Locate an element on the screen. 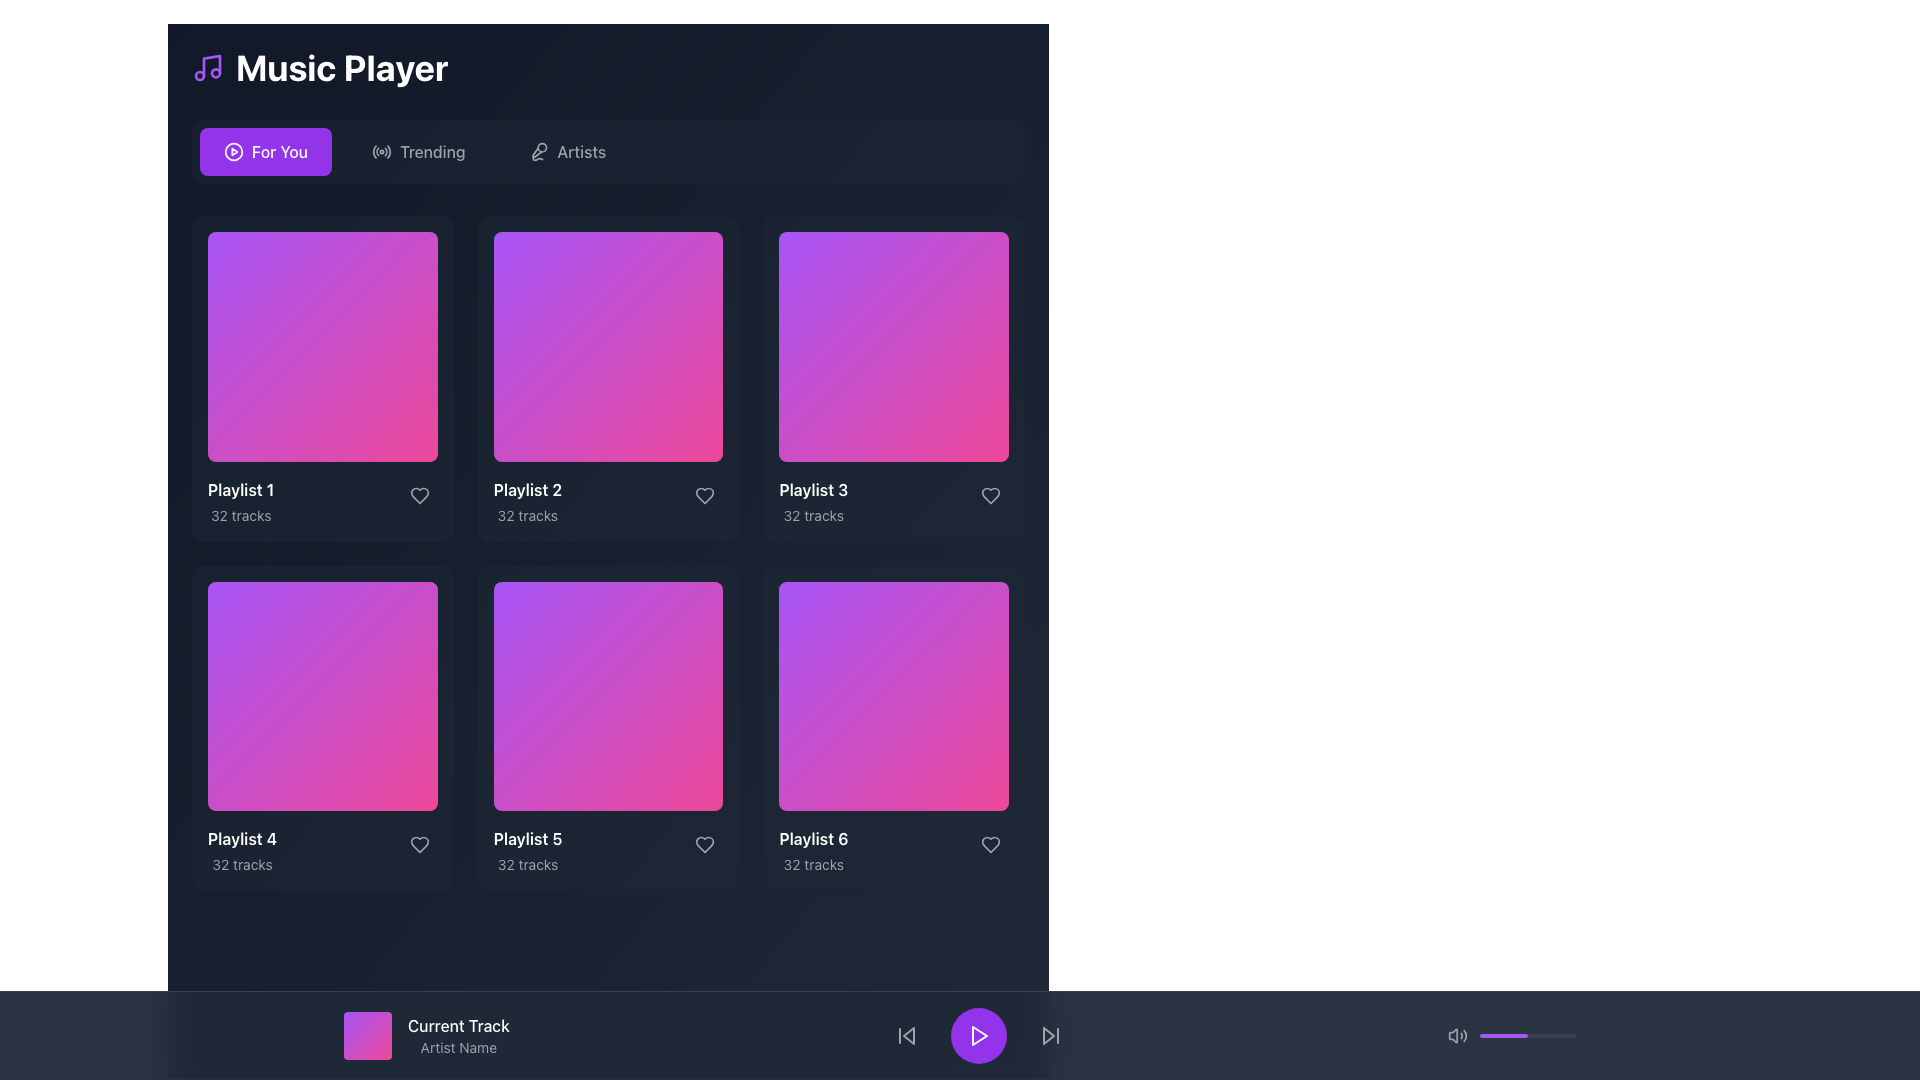  the text label displaying 'Playlist 3' is located at coordinates (813, 489).